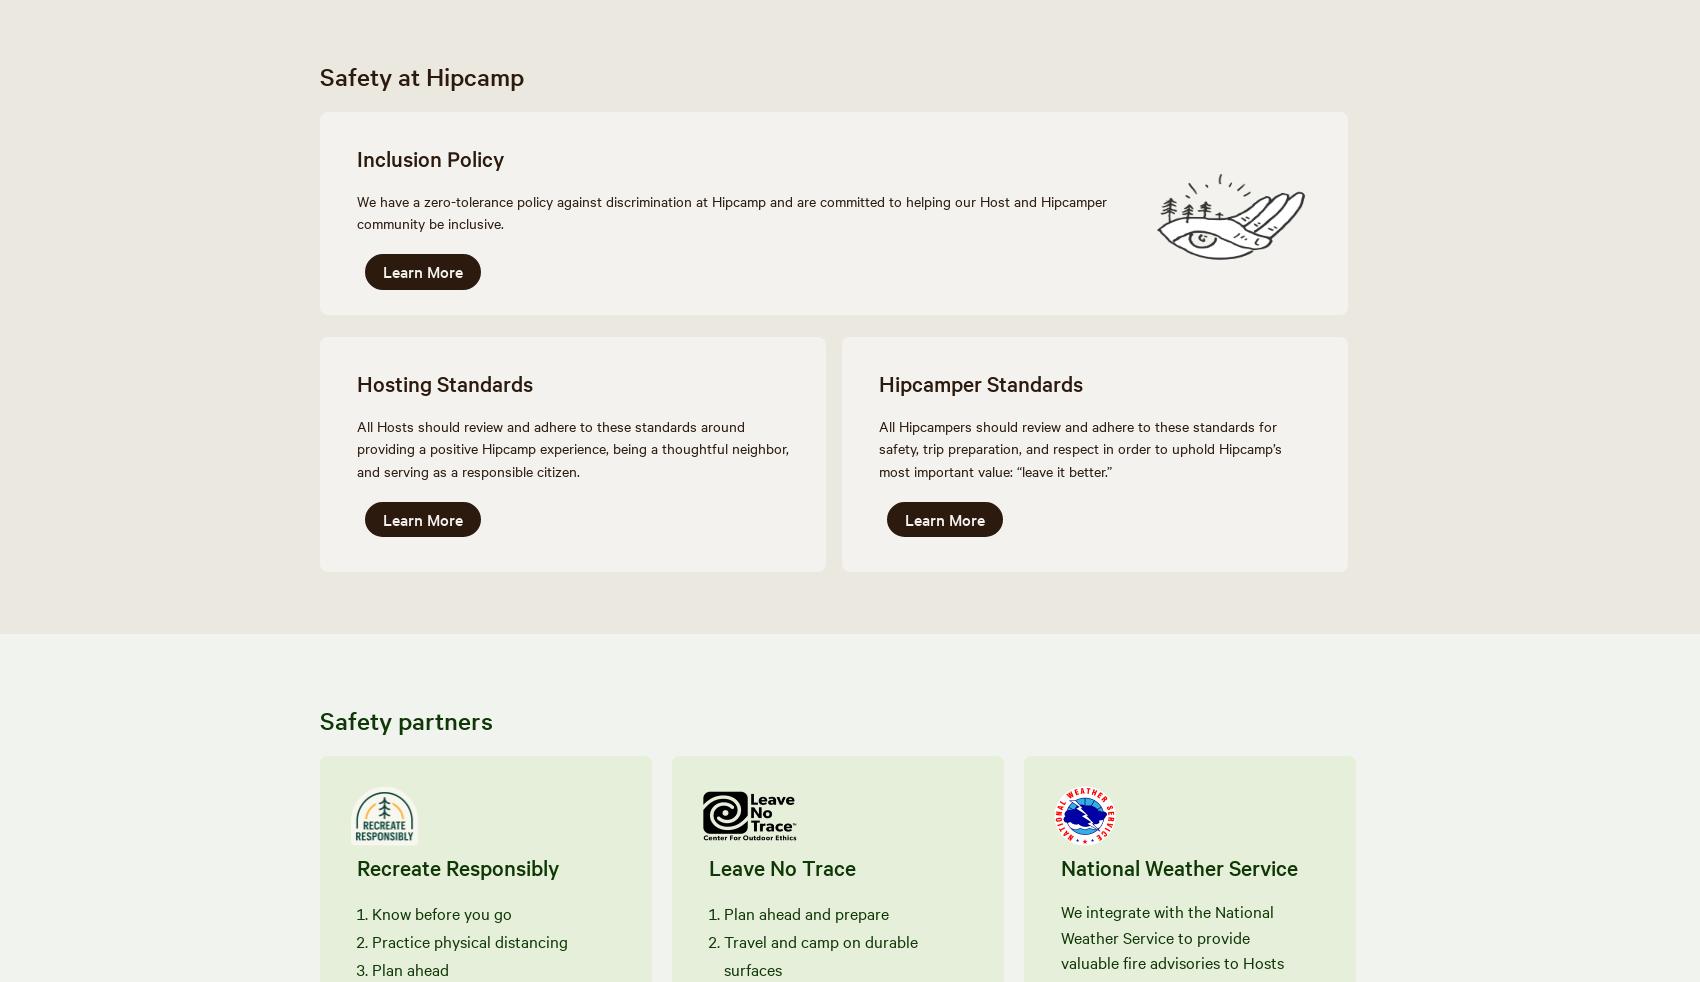 The height and width of the screenshot is (982, 1700). What do you see at coordinates (370, 939) in the screenshot?
I see `'Practice physical distancing'` at bounding box center [370, 939].